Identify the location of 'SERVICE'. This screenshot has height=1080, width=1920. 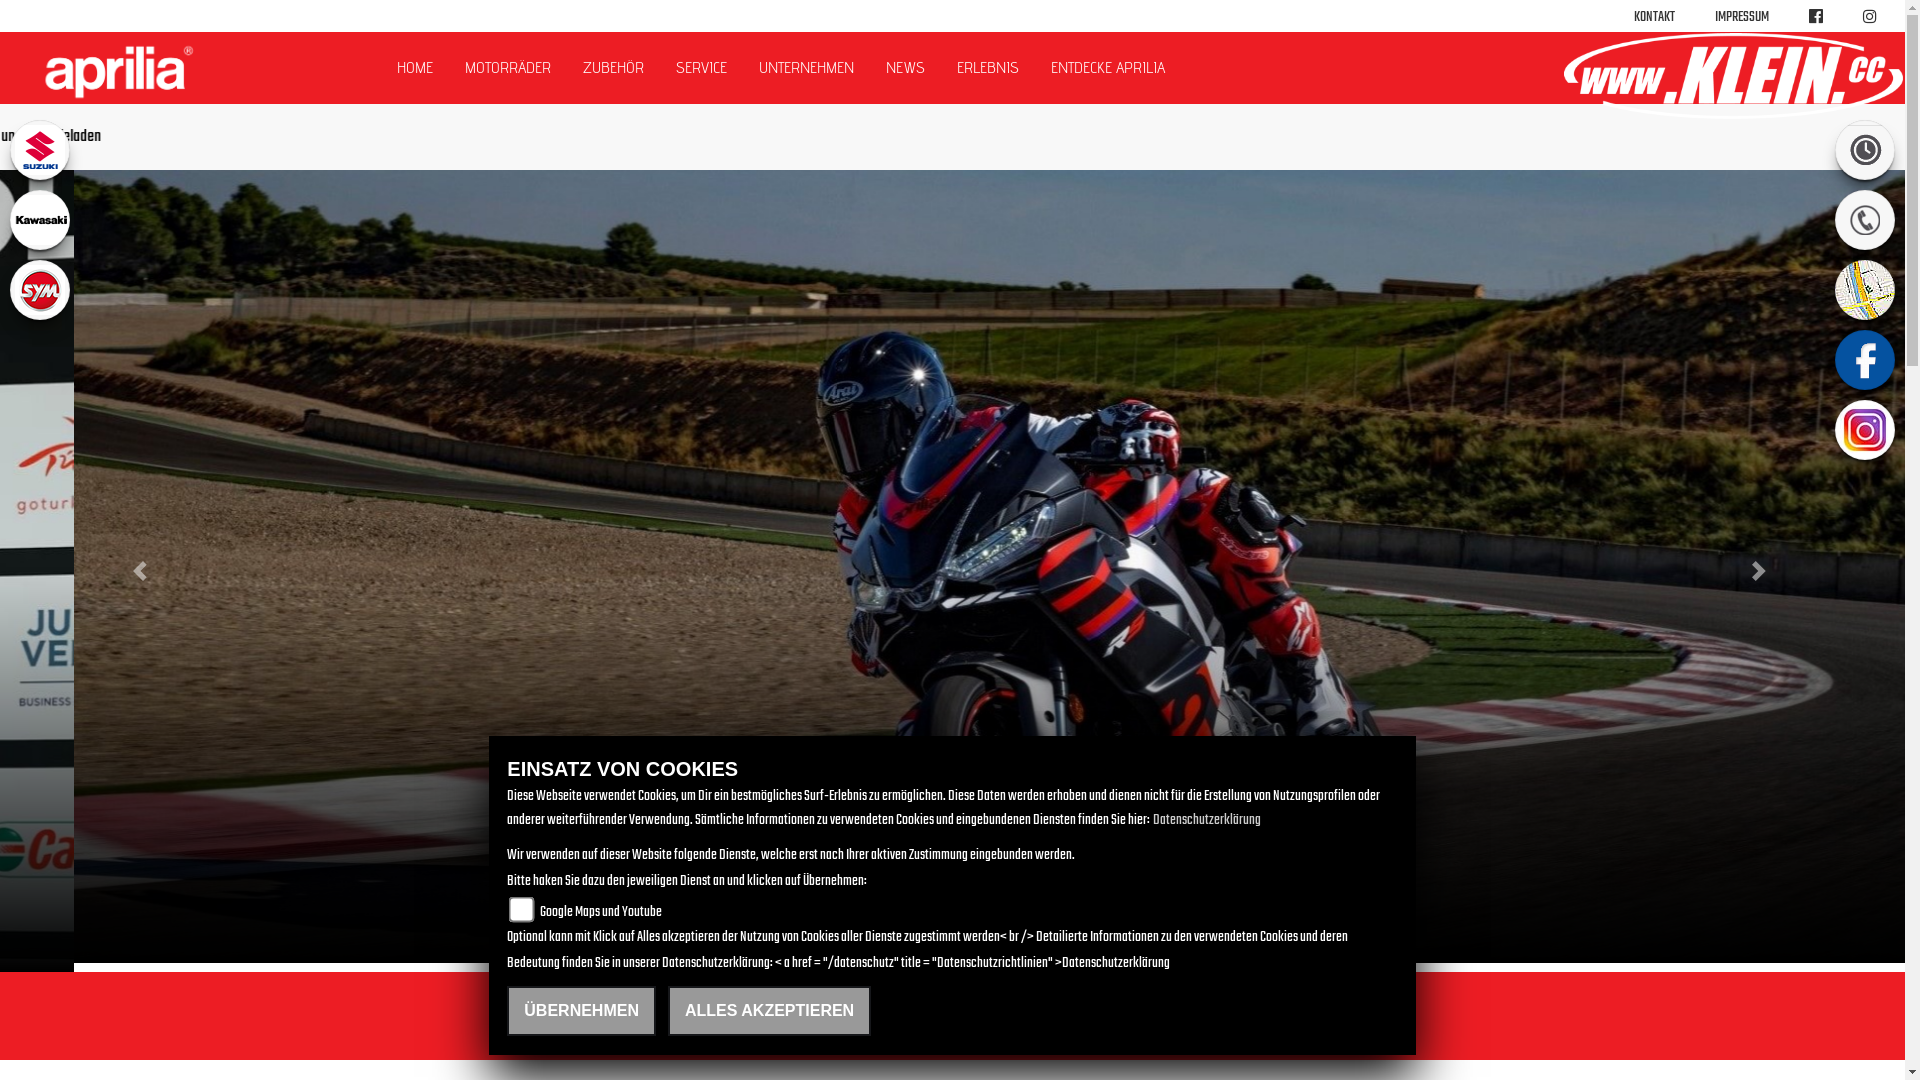
(660, 67).